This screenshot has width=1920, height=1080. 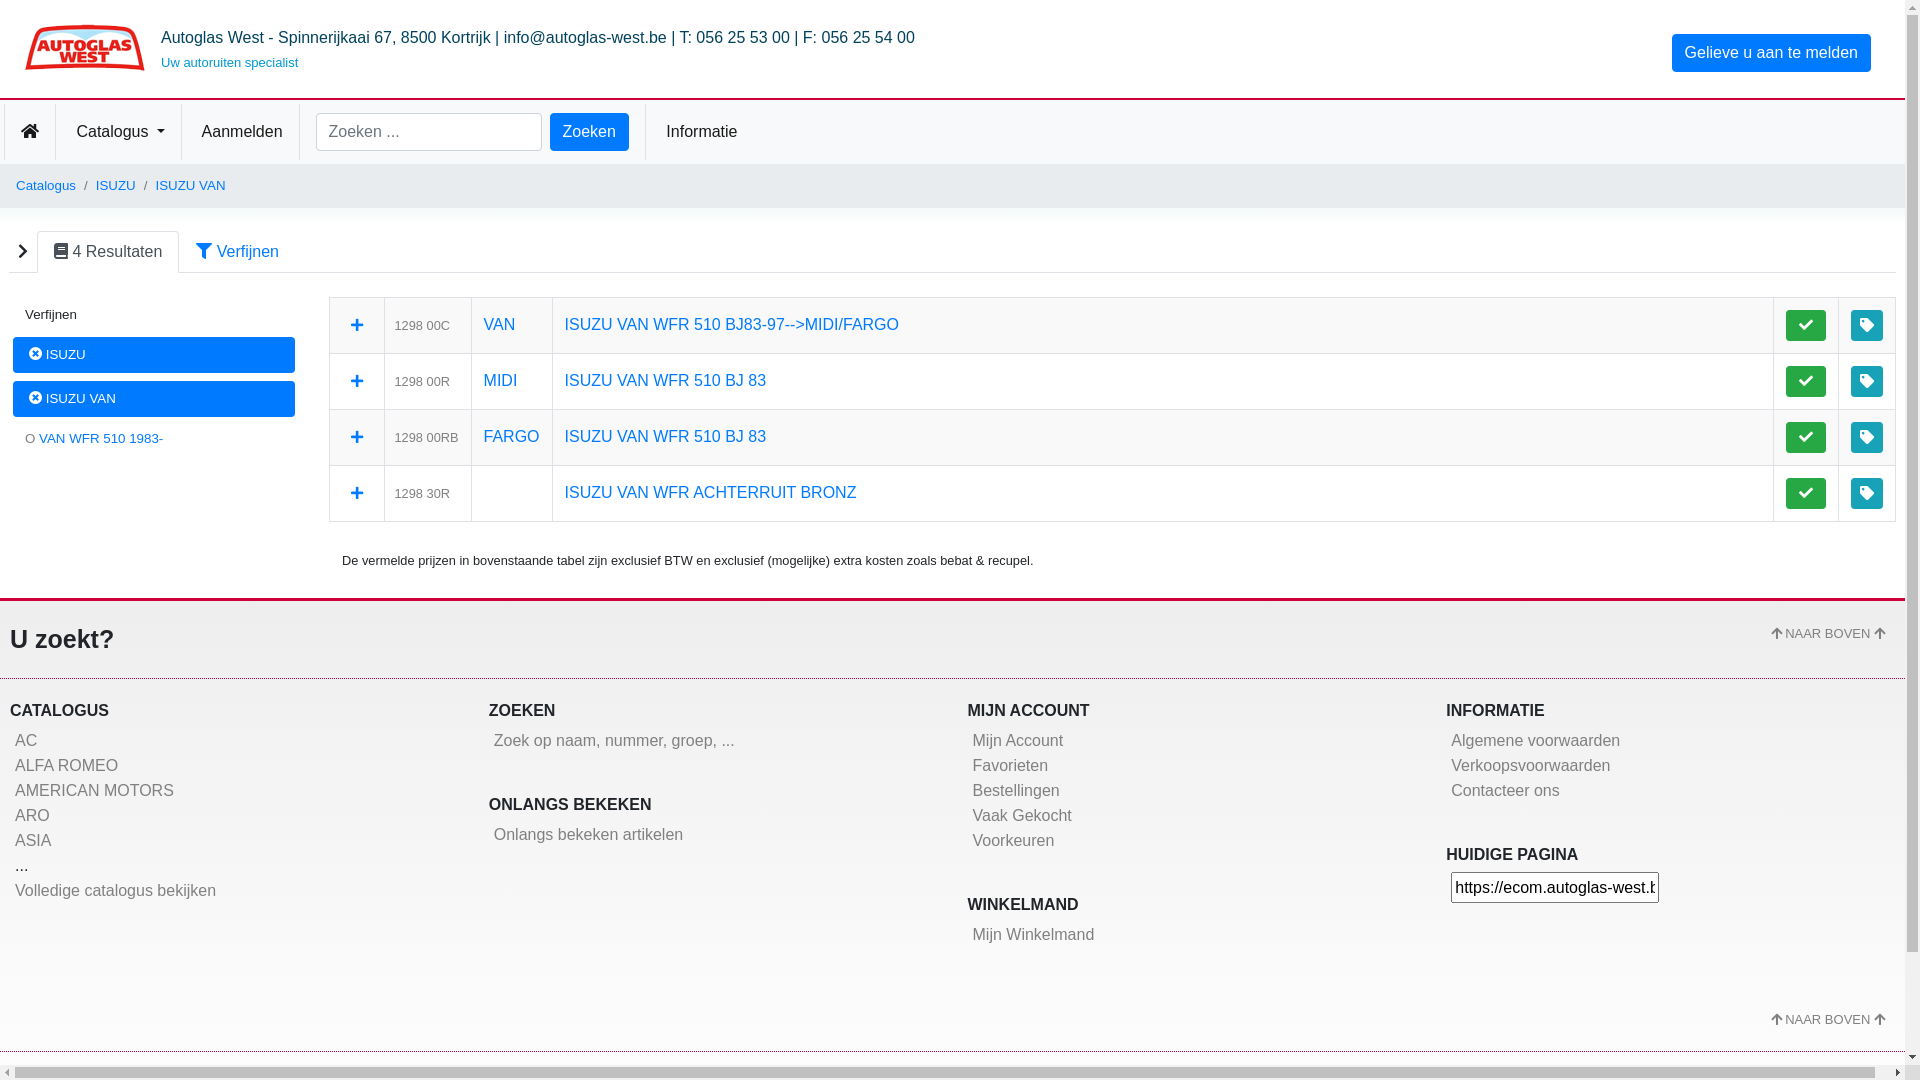 What do you see at coordinates (588, 131) in the screenshot?
I see `'Zoeken'` at bounding box center [588, 131].